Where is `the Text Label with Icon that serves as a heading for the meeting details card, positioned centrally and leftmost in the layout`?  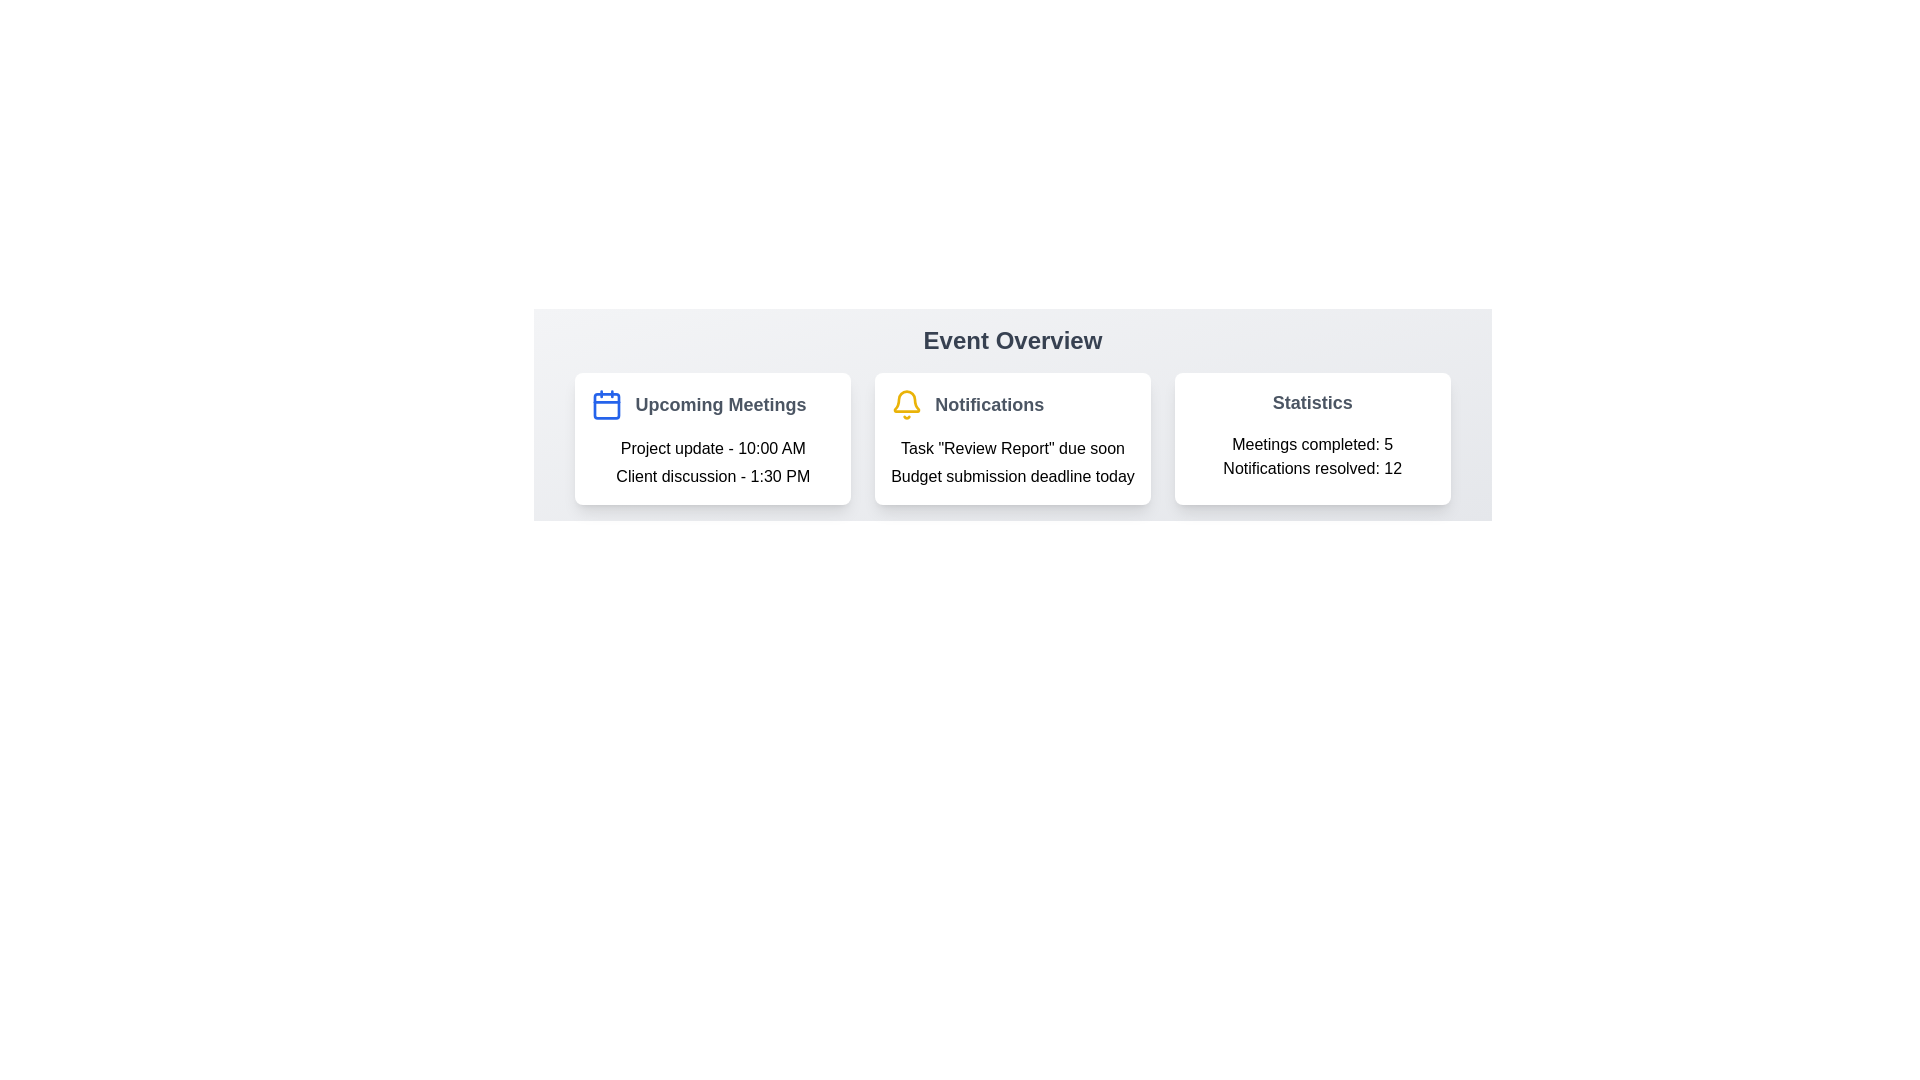 the Text Label with Icon that serves as a heading for the meeting details card, positioned centrally and leftmost in the layout is located at coordinates (713, 405).